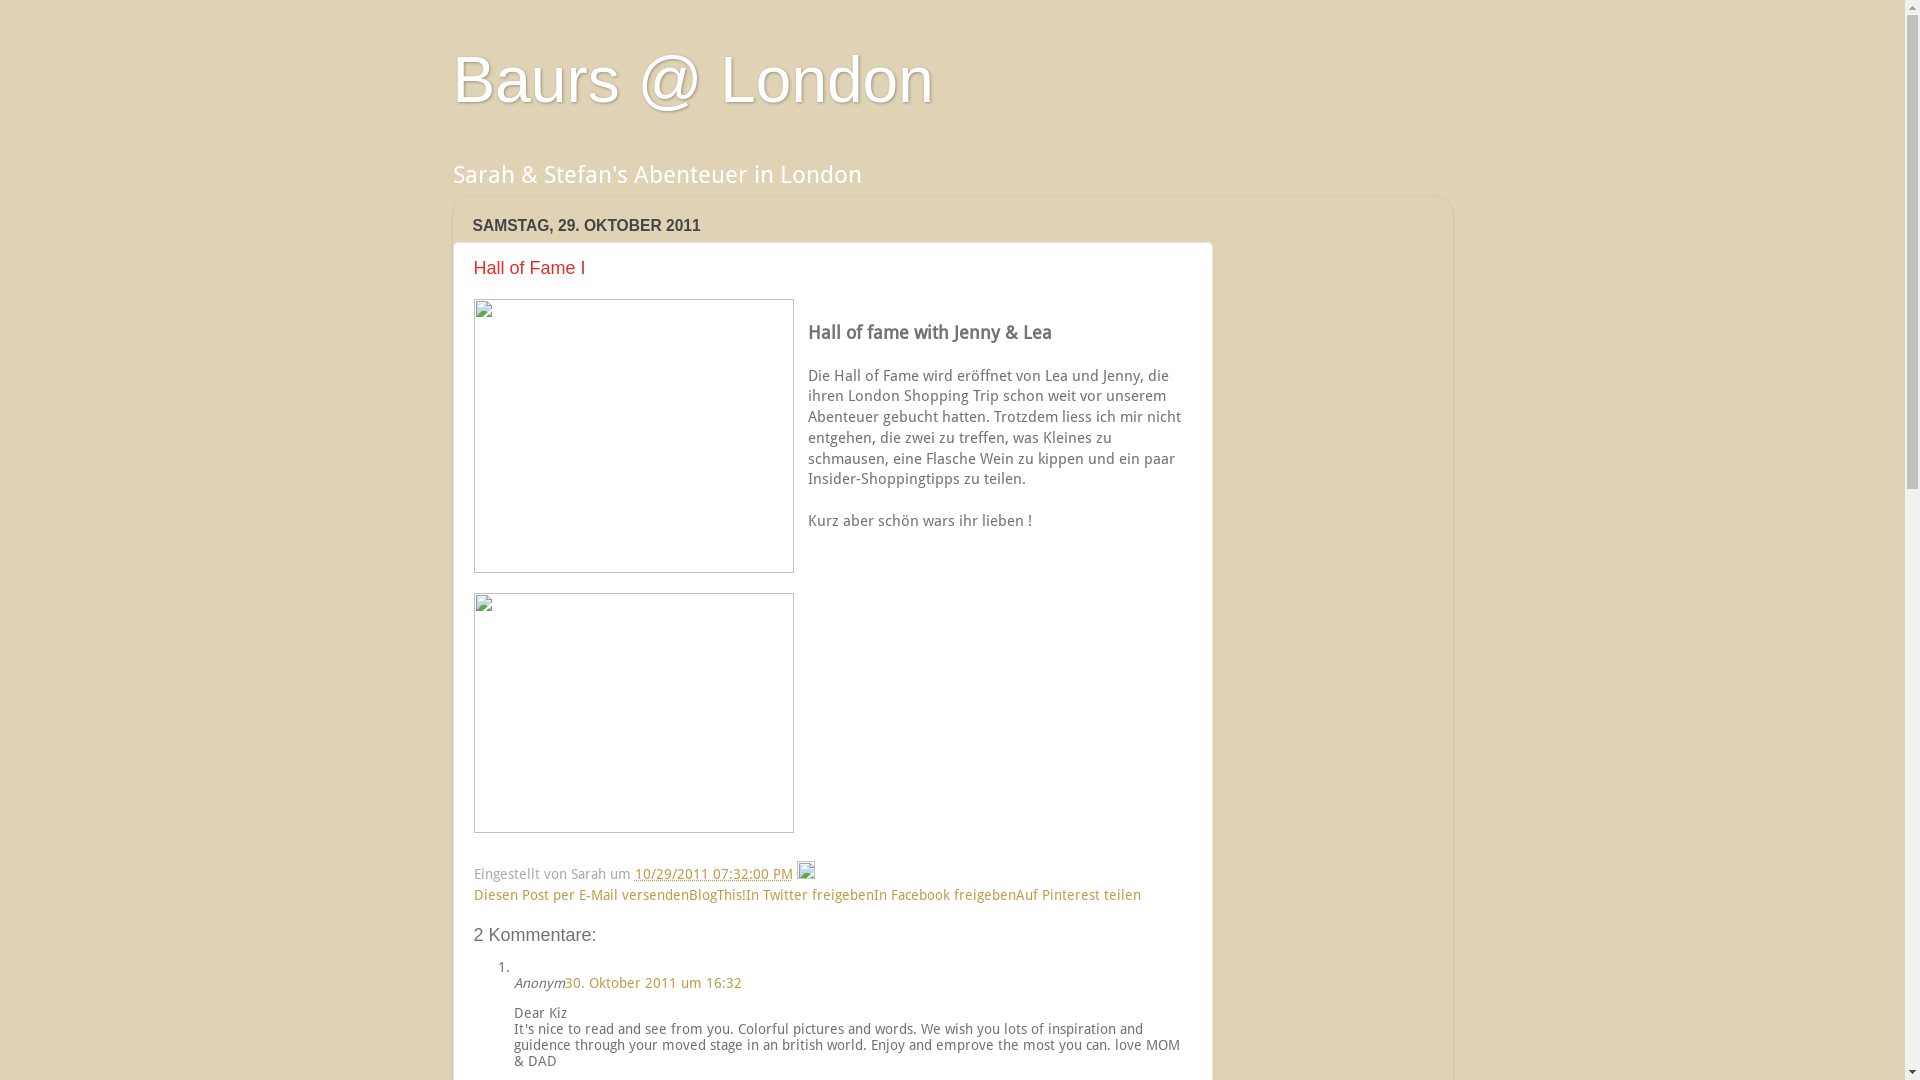 Image resolution: width=1920 pixels, height=1080 pixels. Describe the element at coordinates (805, 873) in the screenshot. I see `'Post bearbeiten'` at that location.